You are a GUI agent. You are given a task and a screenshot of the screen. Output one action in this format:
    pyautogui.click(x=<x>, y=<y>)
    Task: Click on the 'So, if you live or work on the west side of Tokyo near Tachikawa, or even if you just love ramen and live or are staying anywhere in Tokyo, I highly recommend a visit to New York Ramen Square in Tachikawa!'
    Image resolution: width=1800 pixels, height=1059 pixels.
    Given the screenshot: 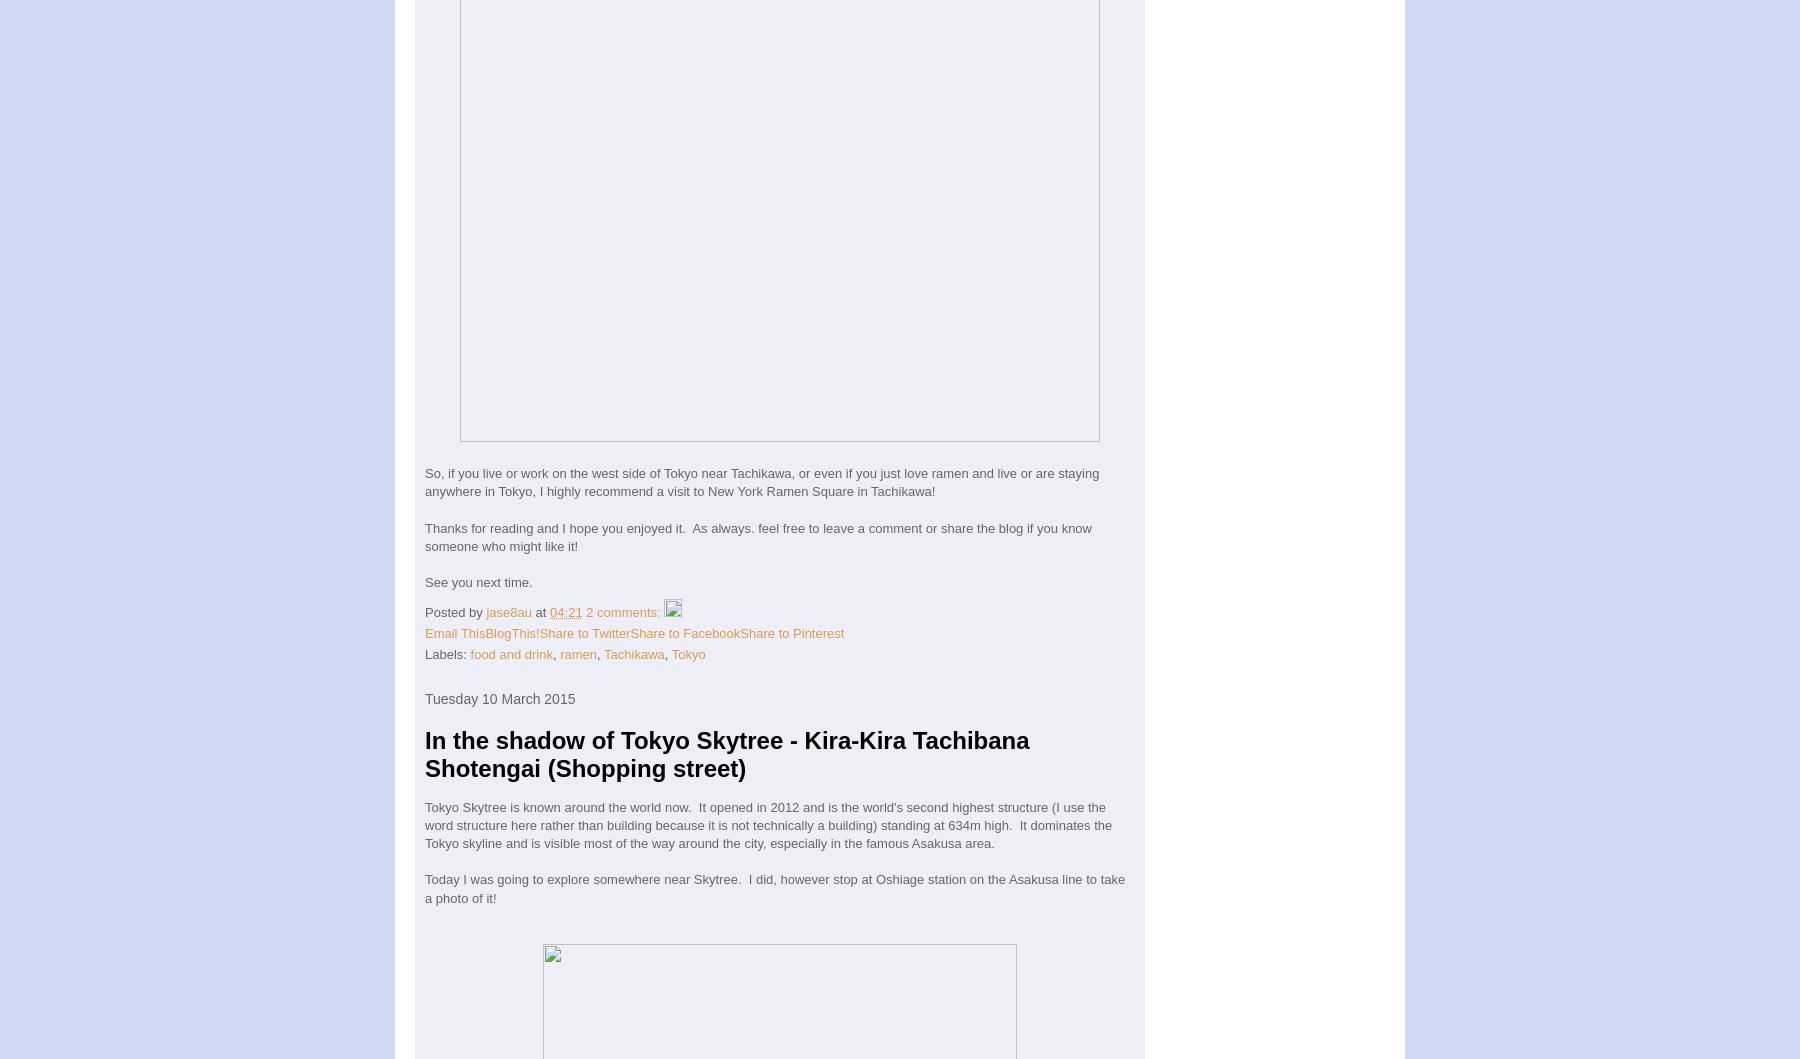 What is the action you would take?
    pyautogui.click(x=760, y=482)
    